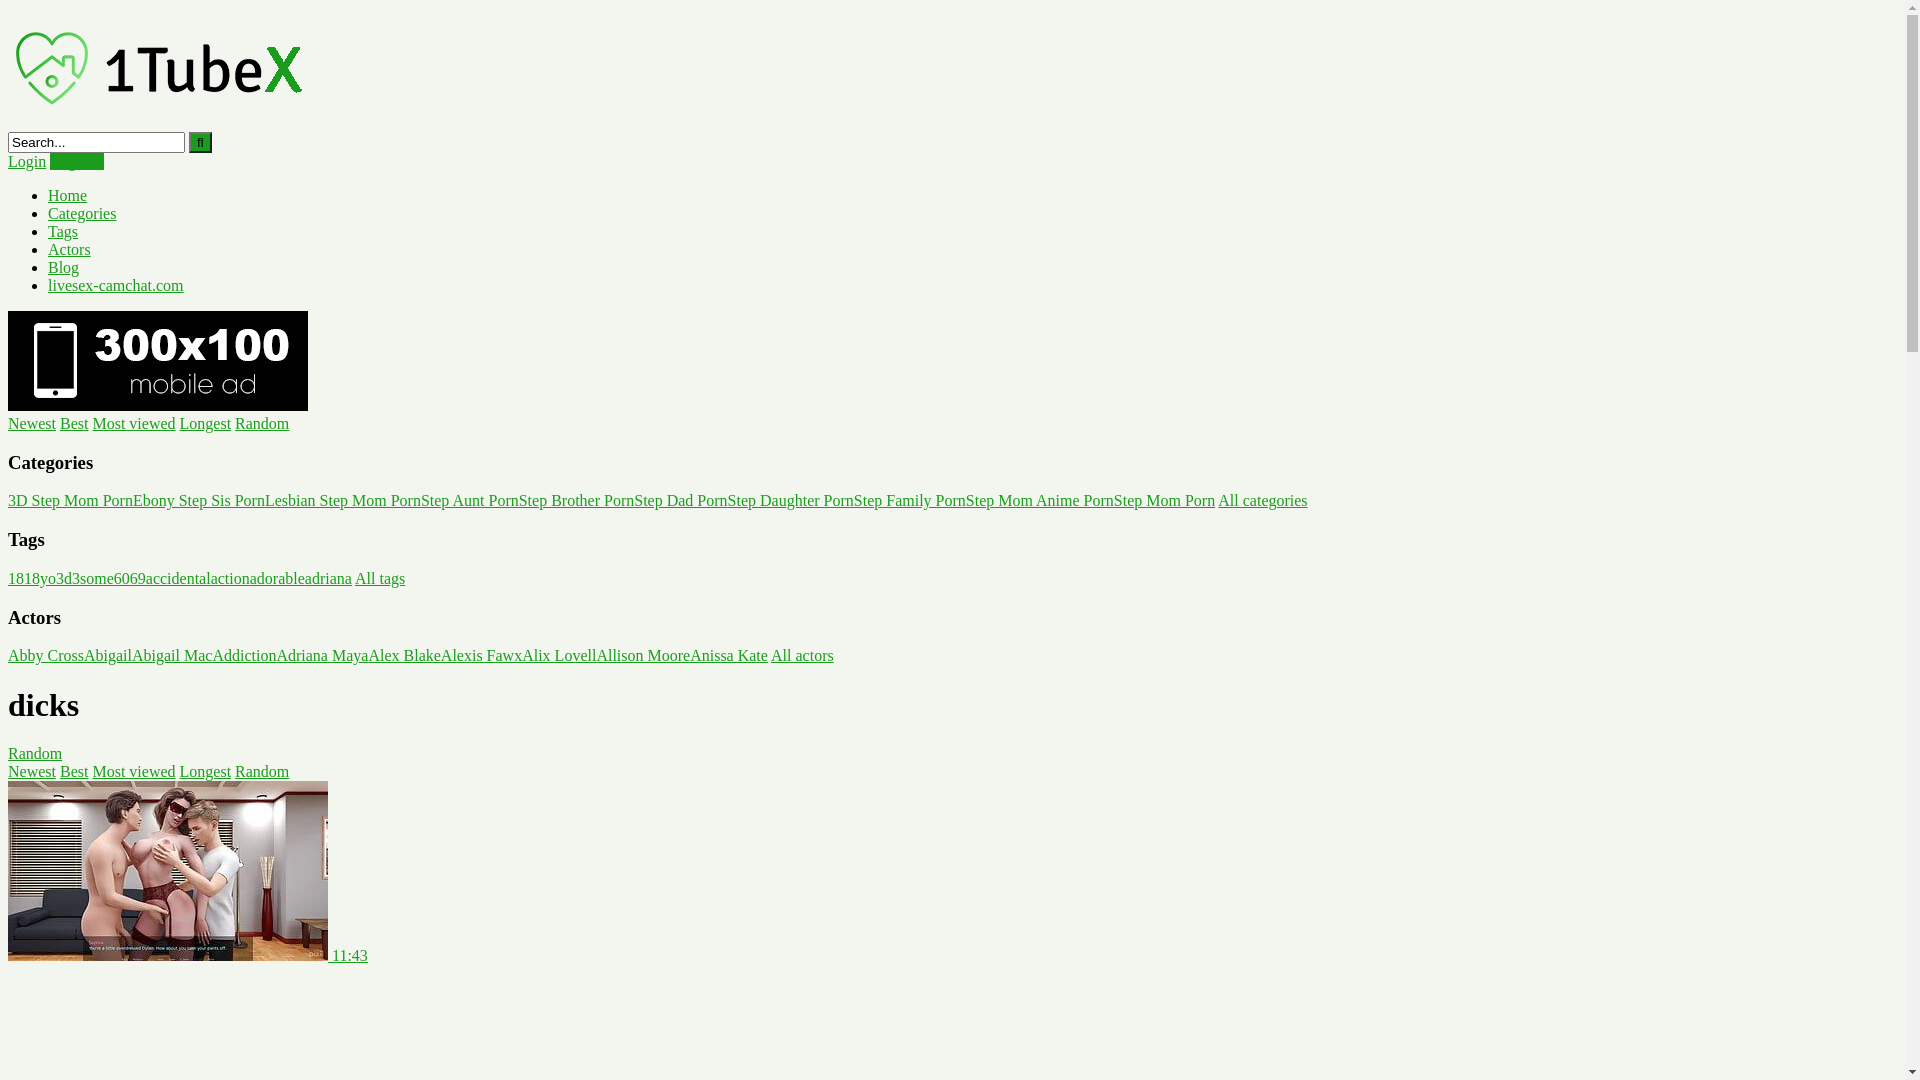  What do you see at coordinates (27, 160) in the screenshot?
I see `'Login'` at bounding box center [27, 160].